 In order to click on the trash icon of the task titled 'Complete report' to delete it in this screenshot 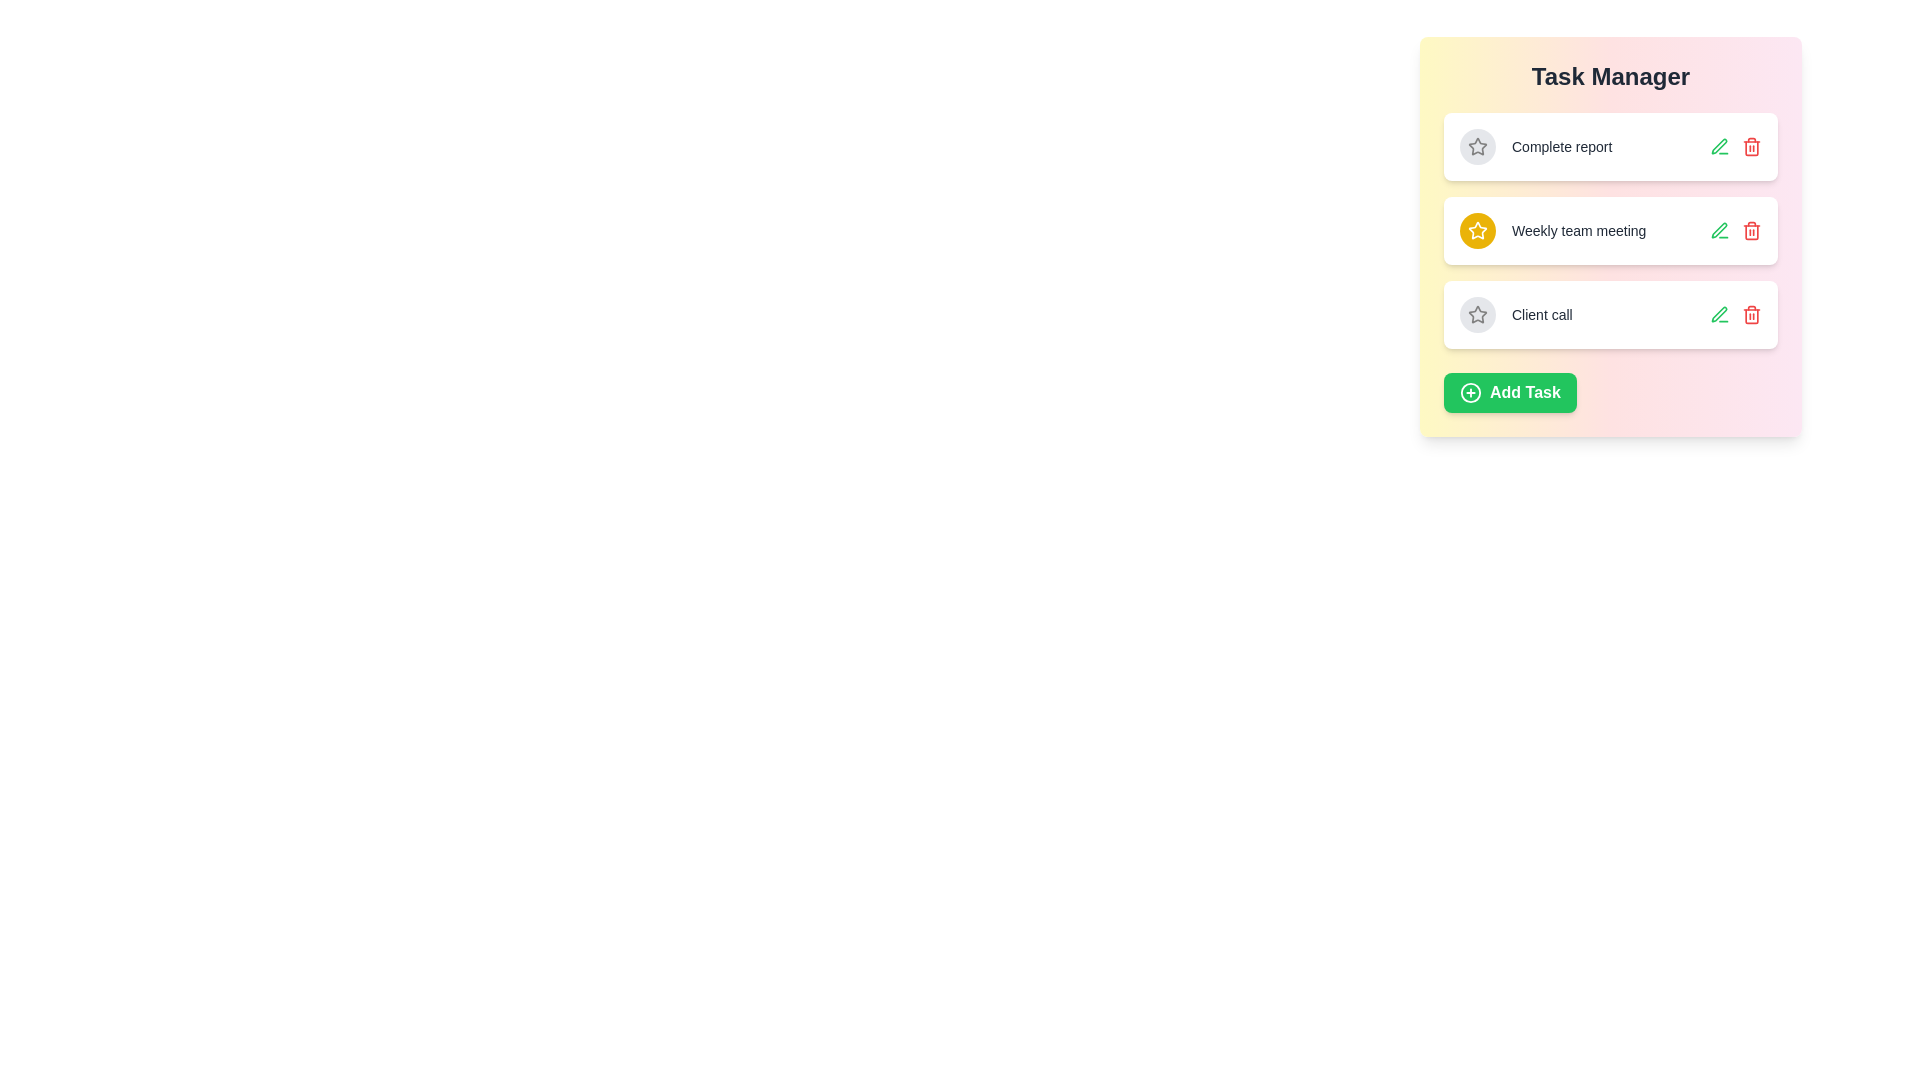, I will do `click(1751, 145)`.